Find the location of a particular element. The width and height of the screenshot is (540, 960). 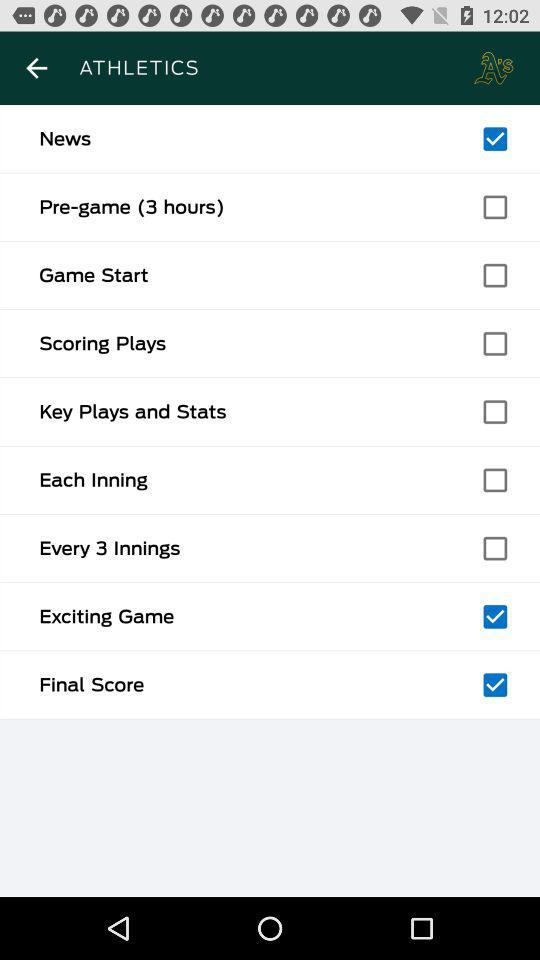

check game start notification is located at coordinates (494, 274).